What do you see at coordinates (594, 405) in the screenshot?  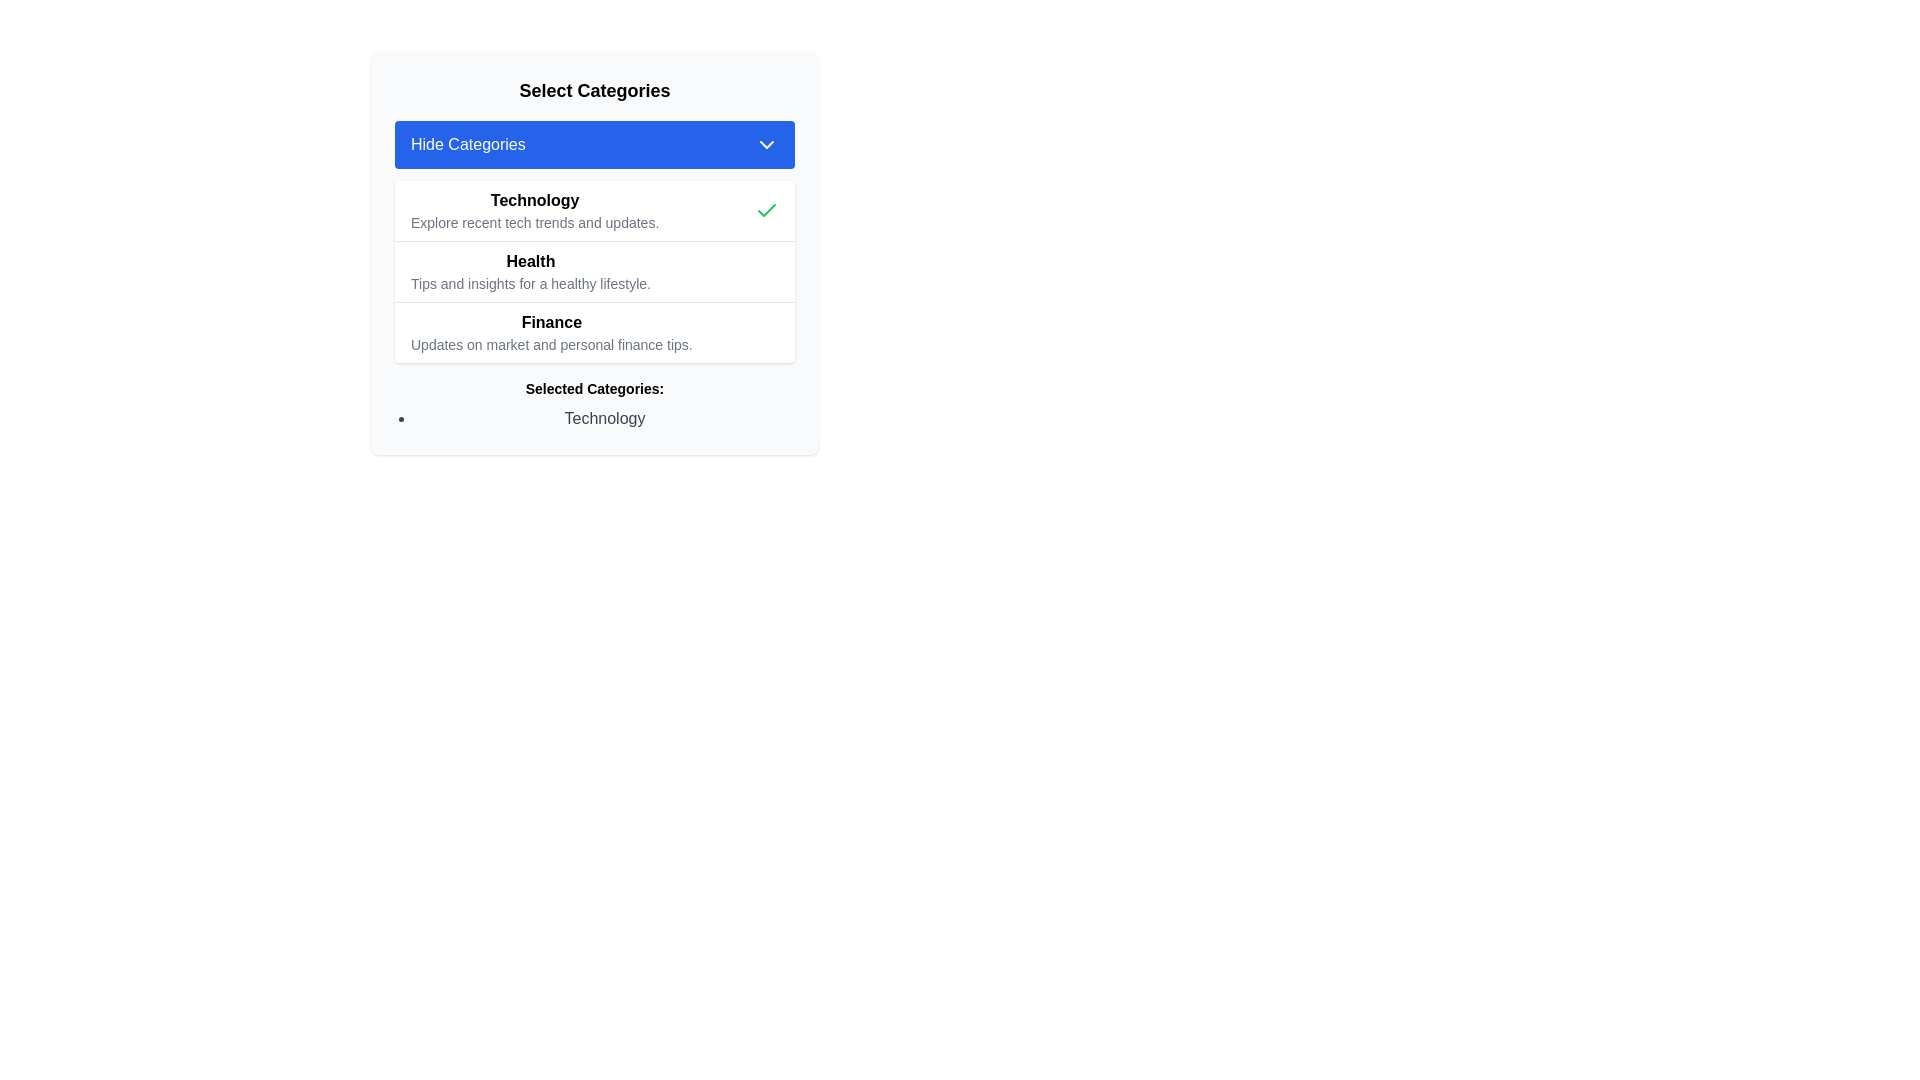 I see `text displayed on the Text Label indicating the chosen category, which shows 'Selected Categories: Technology' in bold with 'Technology' in grayish tone` at bounding box center [594, 405].